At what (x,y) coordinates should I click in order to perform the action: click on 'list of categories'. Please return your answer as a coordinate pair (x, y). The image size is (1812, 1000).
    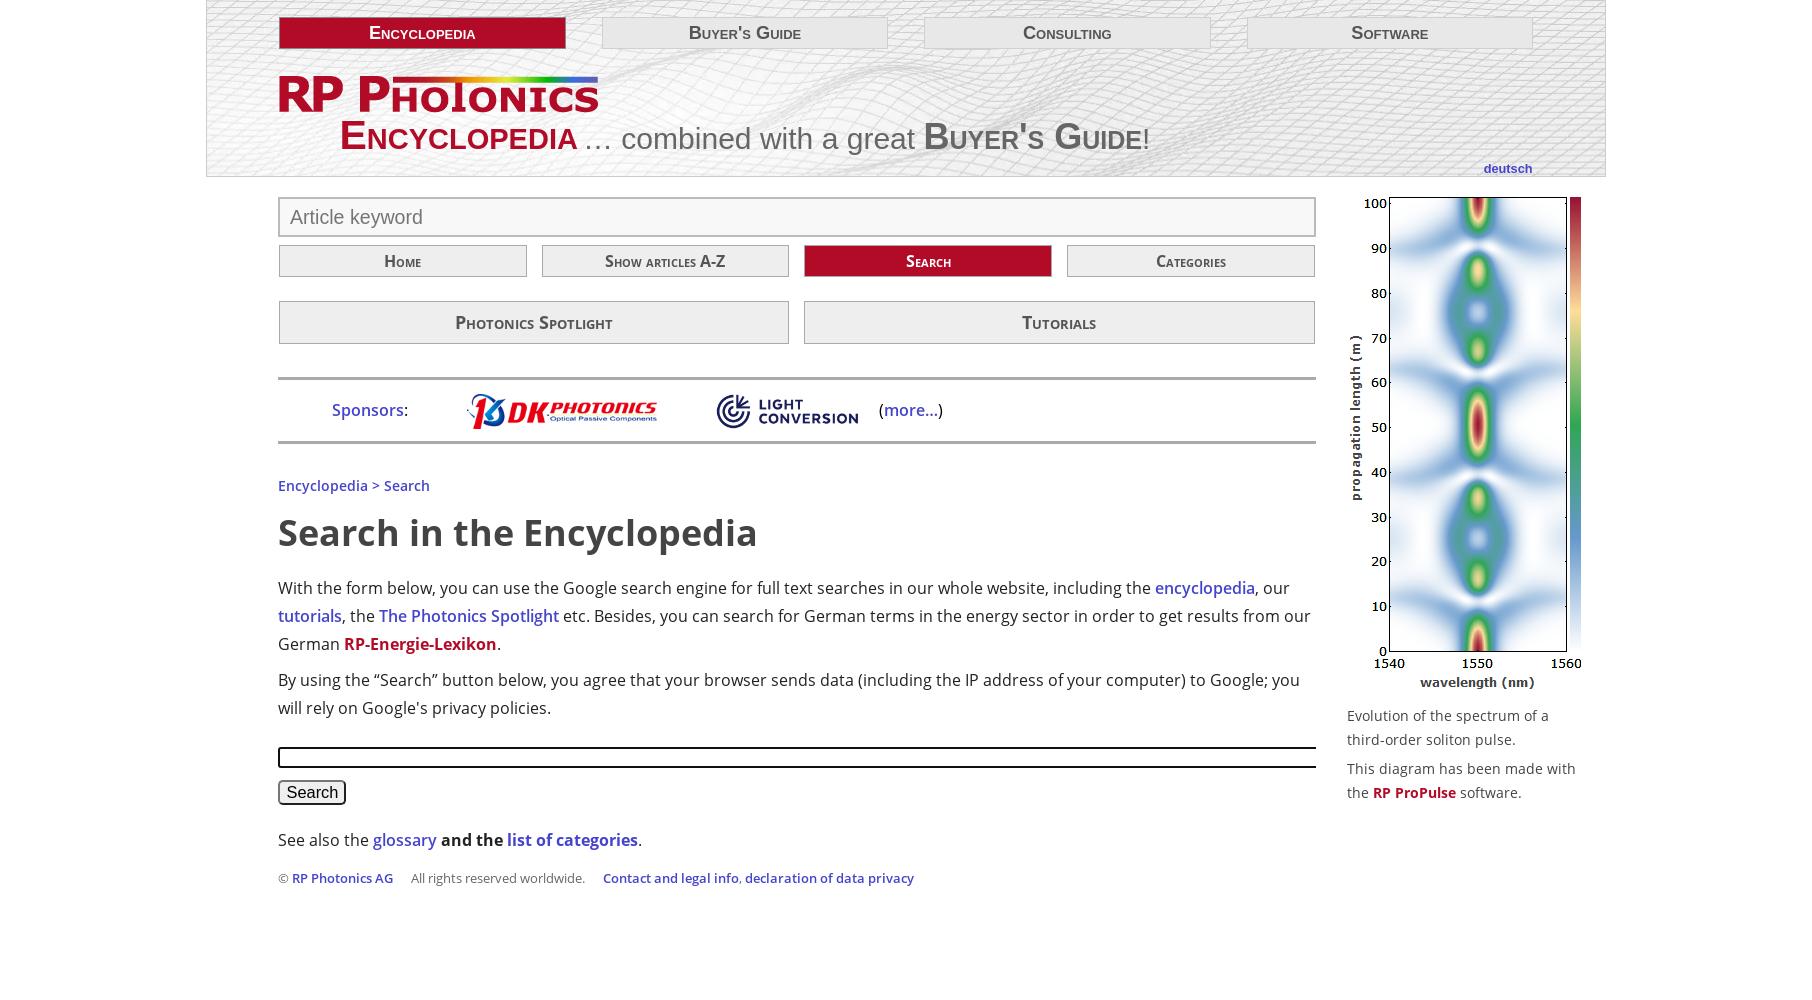
    Looking at the image, I should click on (571, 837).